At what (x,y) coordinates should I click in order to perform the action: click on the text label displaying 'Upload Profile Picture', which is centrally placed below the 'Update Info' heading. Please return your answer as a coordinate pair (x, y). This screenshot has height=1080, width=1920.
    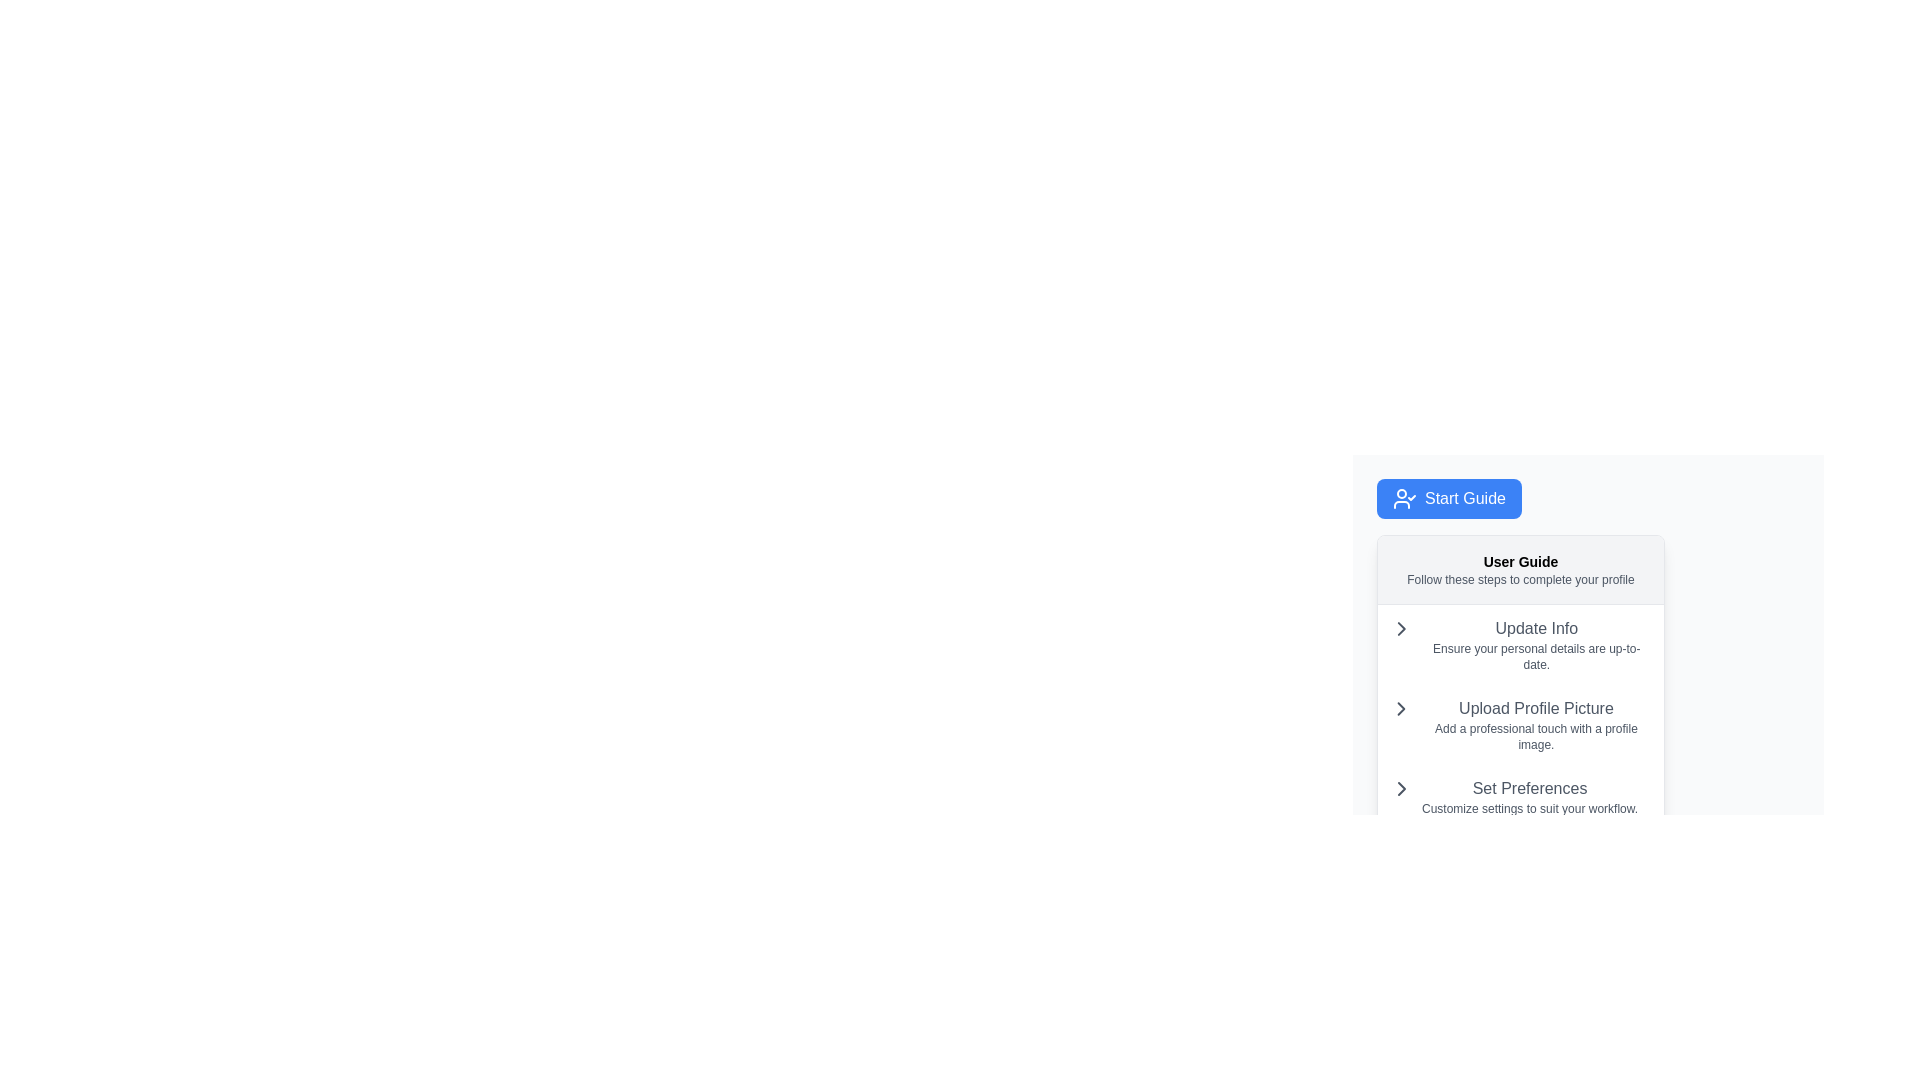
    Looking at the image, I should click on (1535, 708).